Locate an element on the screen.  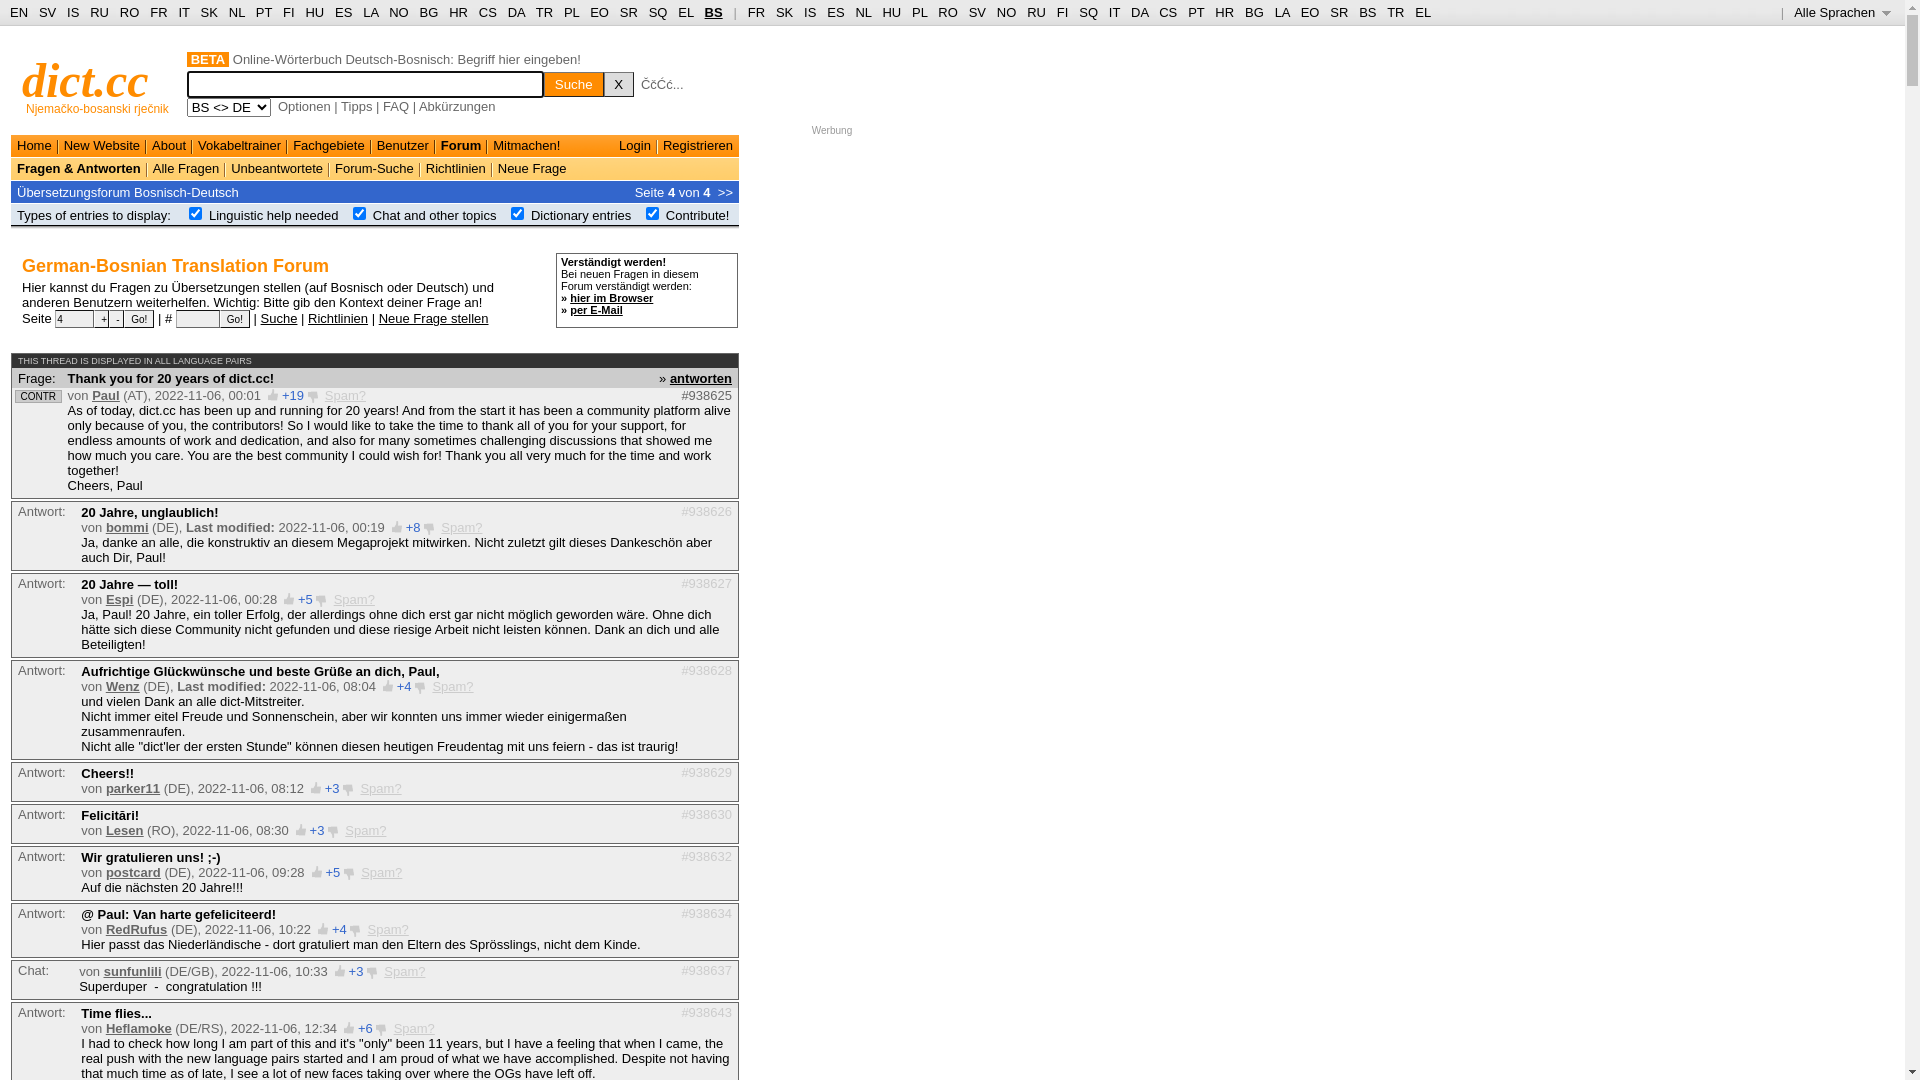
'PL' is located at coordinates (911, 12).